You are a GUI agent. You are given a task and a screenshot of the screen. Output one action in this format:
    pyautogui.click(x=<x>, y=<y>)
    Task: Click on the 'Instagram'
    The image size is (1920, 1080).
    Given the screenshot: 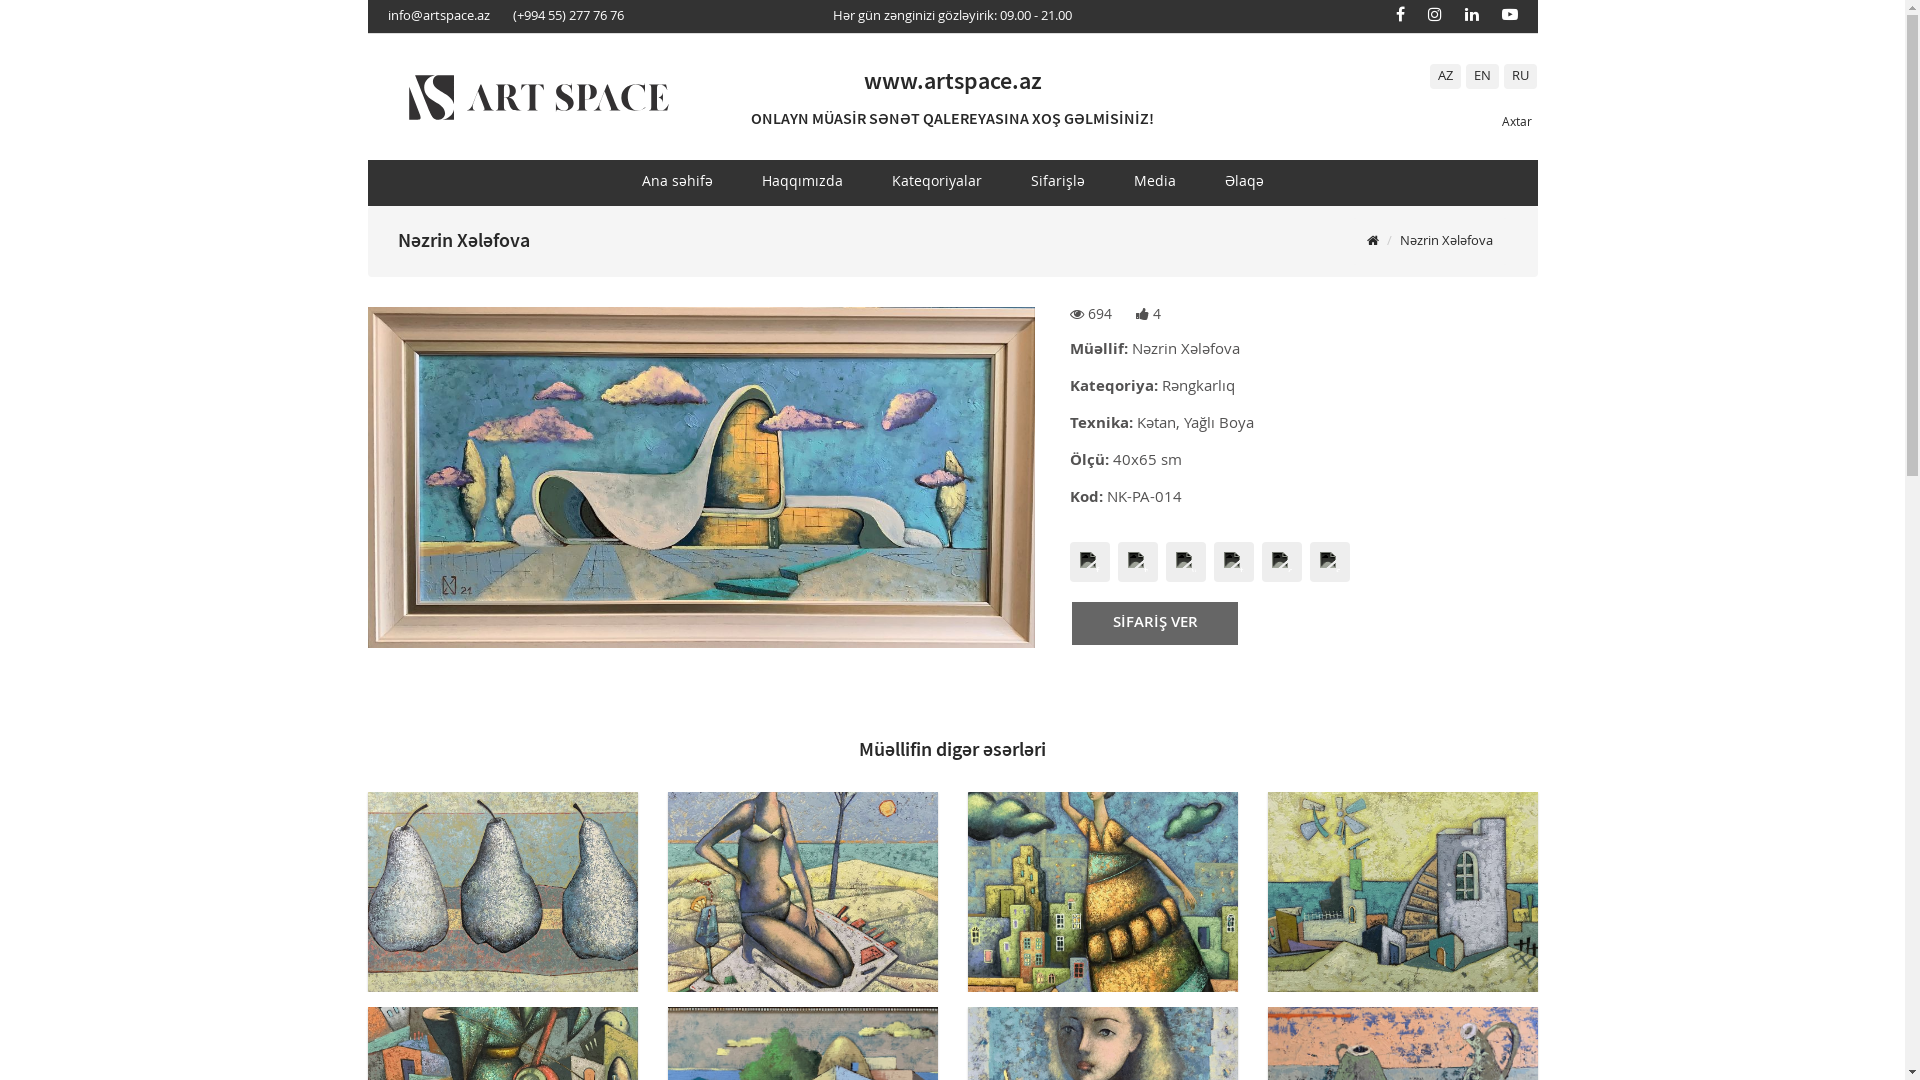 What is the action you would take?
    pyautogui.click(x=1434, y=14)
    